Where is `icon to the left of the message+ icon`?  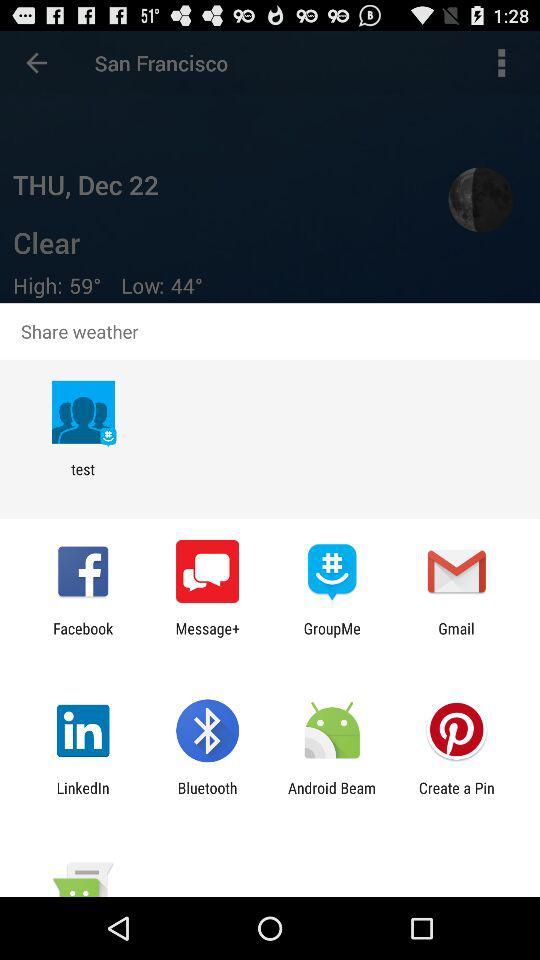
icon to the left of the message+ icon is located at coordinates (82, 636).